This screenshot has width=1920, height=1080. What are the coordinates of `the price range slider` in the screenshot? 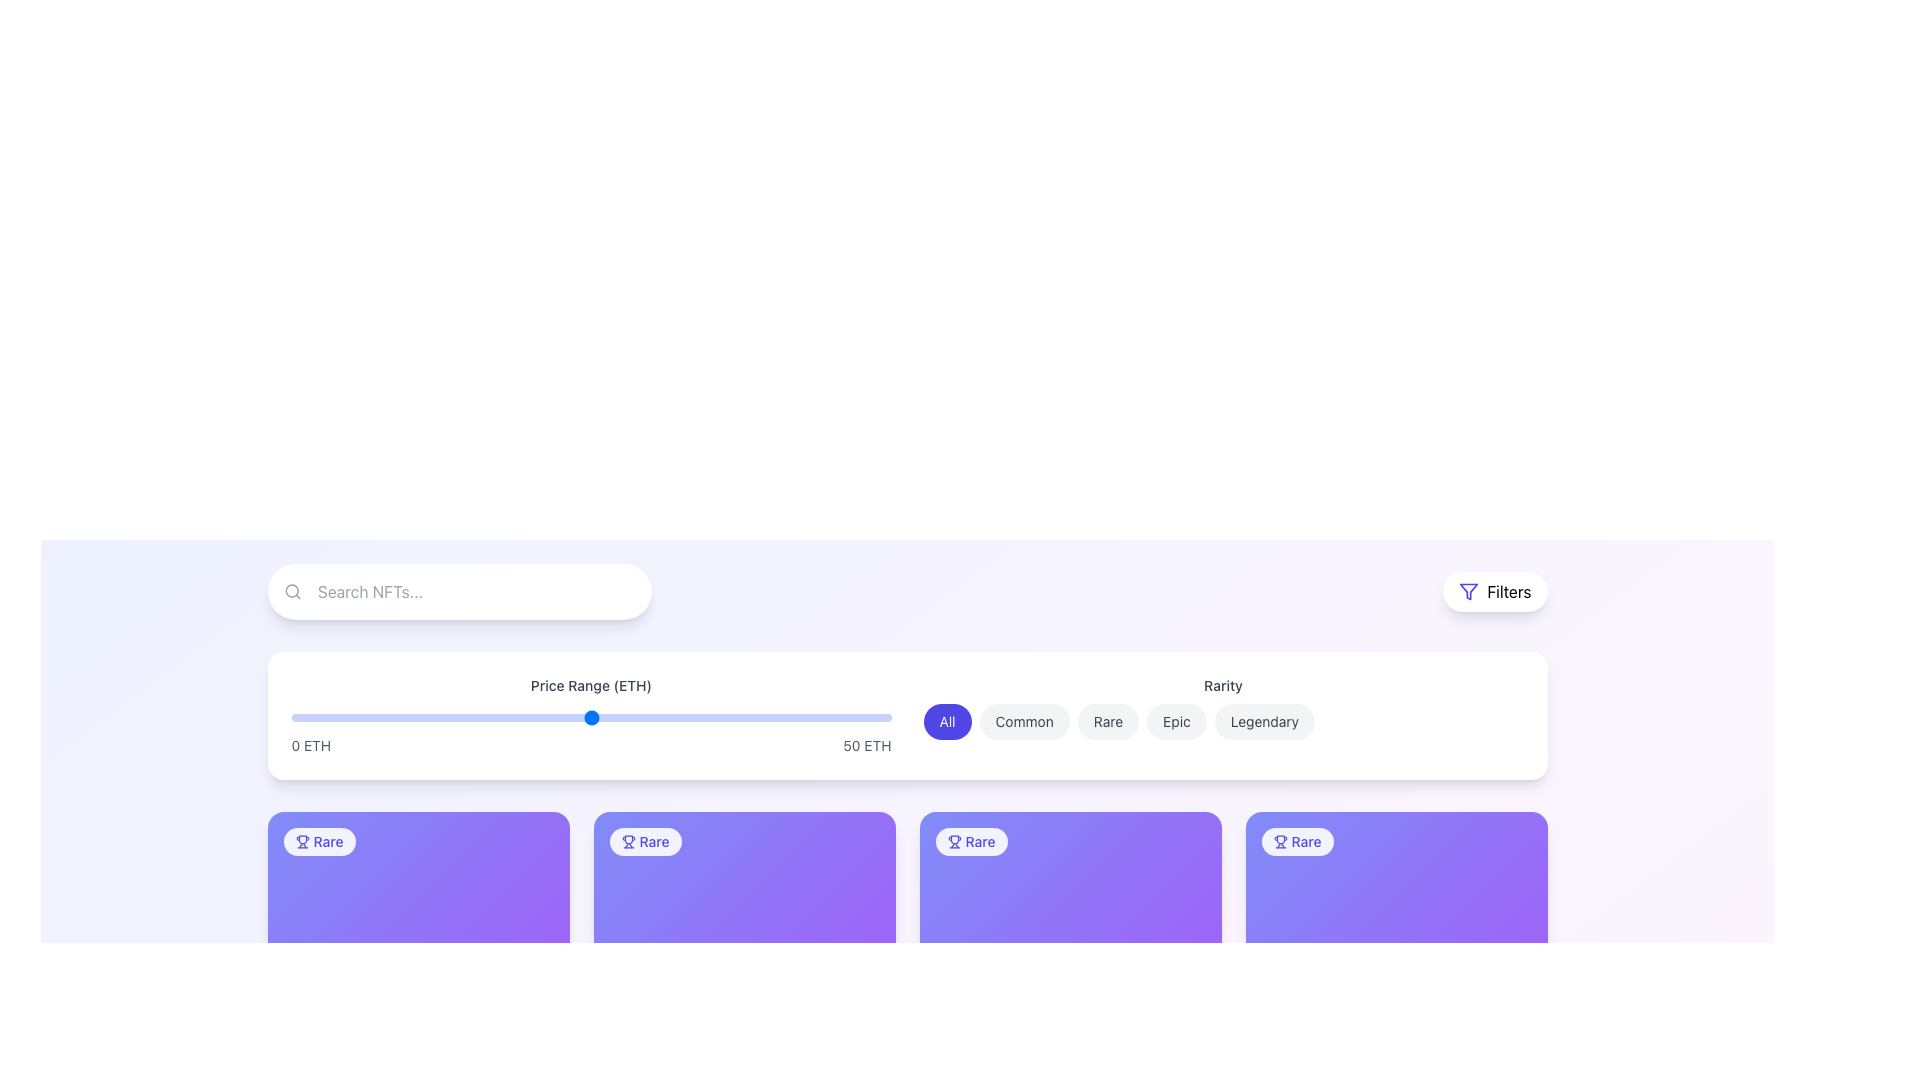 It's located at (458, 716).